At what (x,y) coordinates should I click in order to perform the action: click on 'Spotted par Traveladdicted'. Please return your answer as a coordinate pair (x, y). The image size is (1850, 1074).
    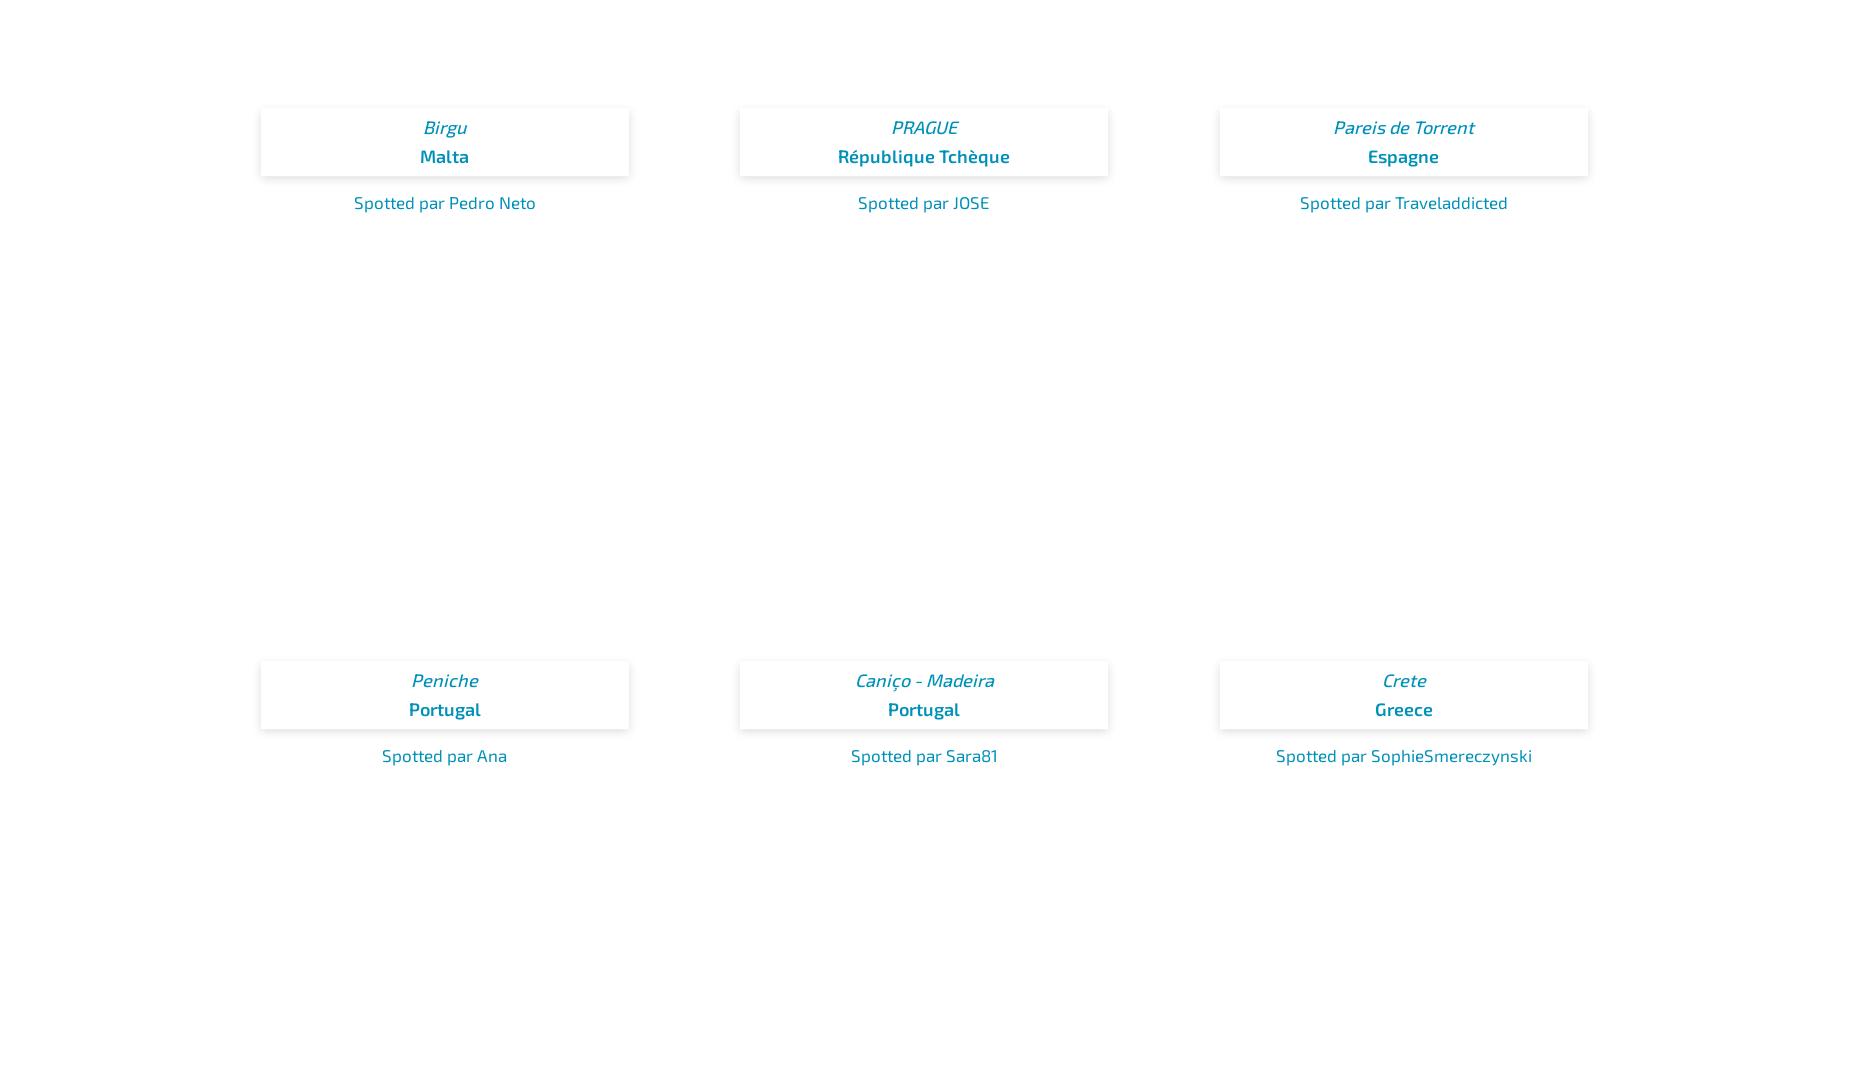
    Looking at the image, I should click on (1403, 201).